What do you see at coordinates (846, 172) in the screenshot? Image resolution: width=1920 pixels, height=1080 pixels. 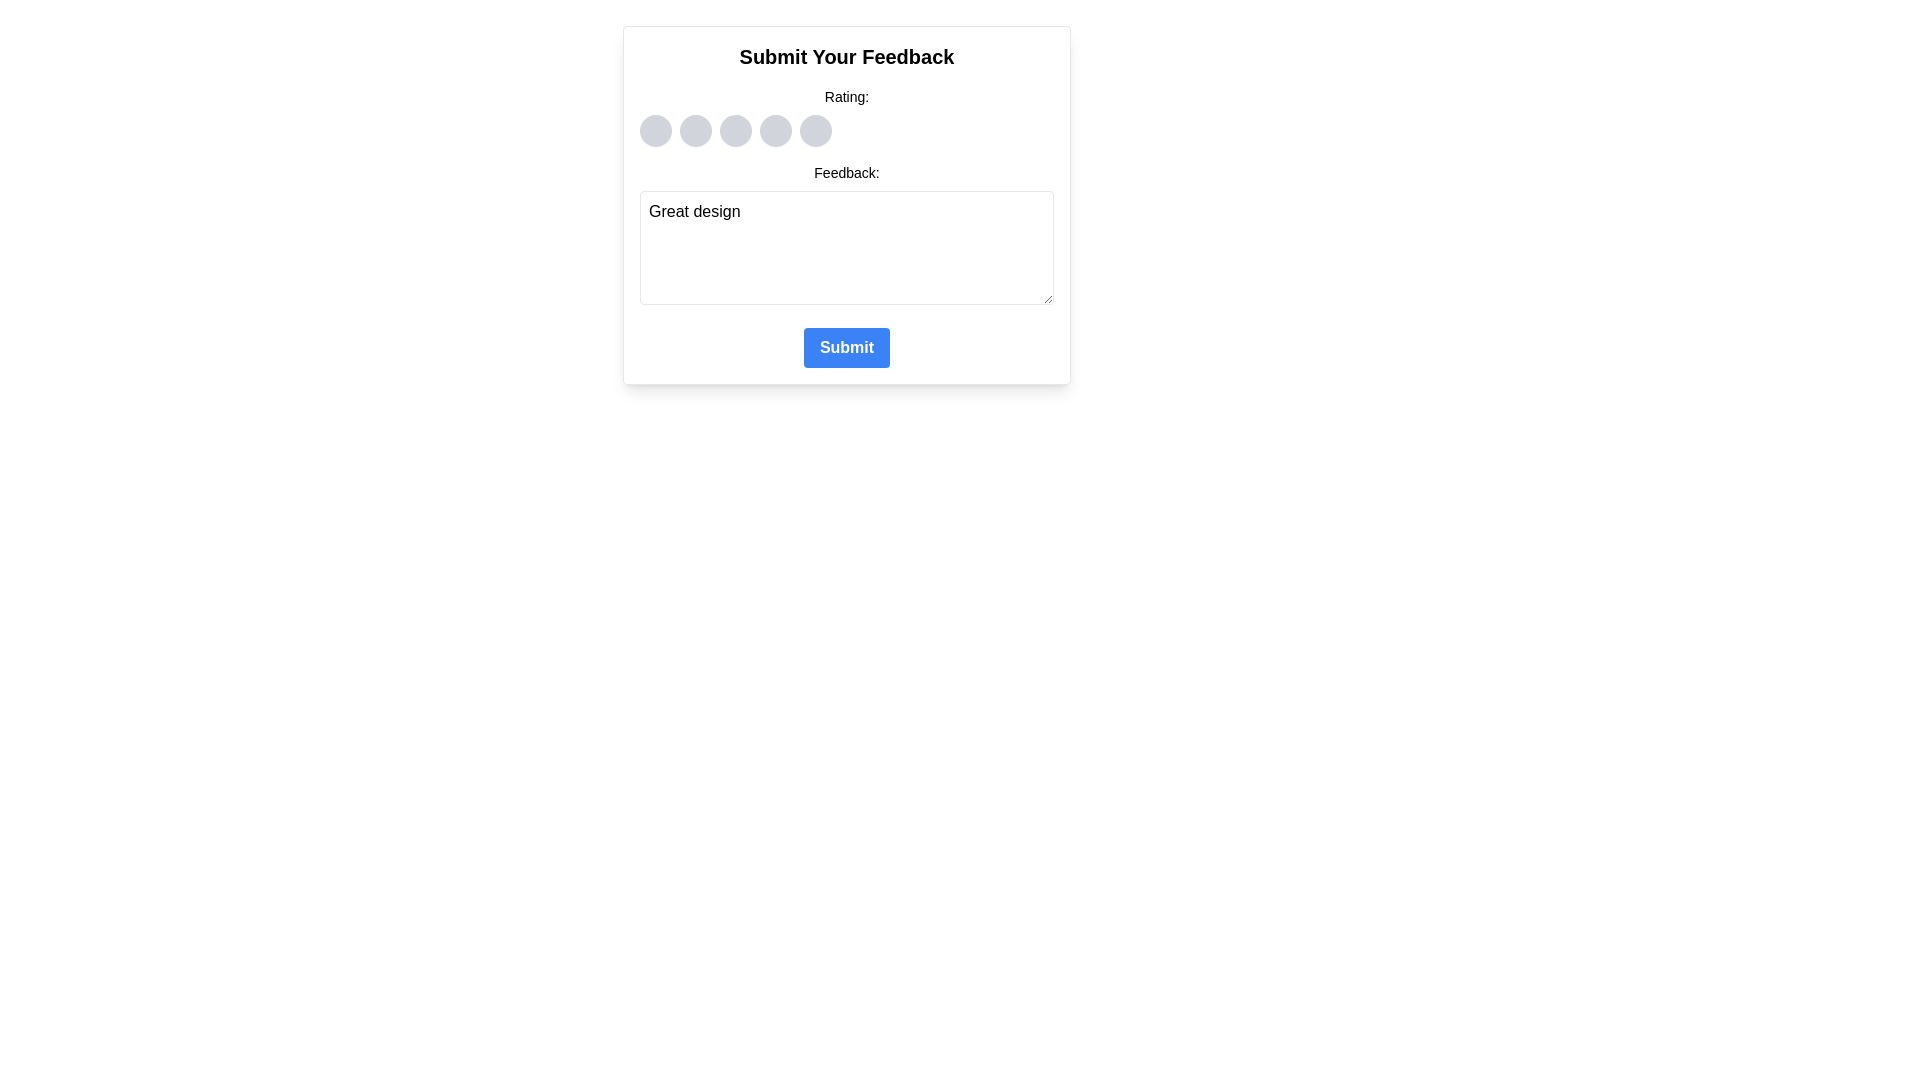 I see `text label displaying 'Feedback:' located above the multi-line text input area` at bounding box center [846, 172].